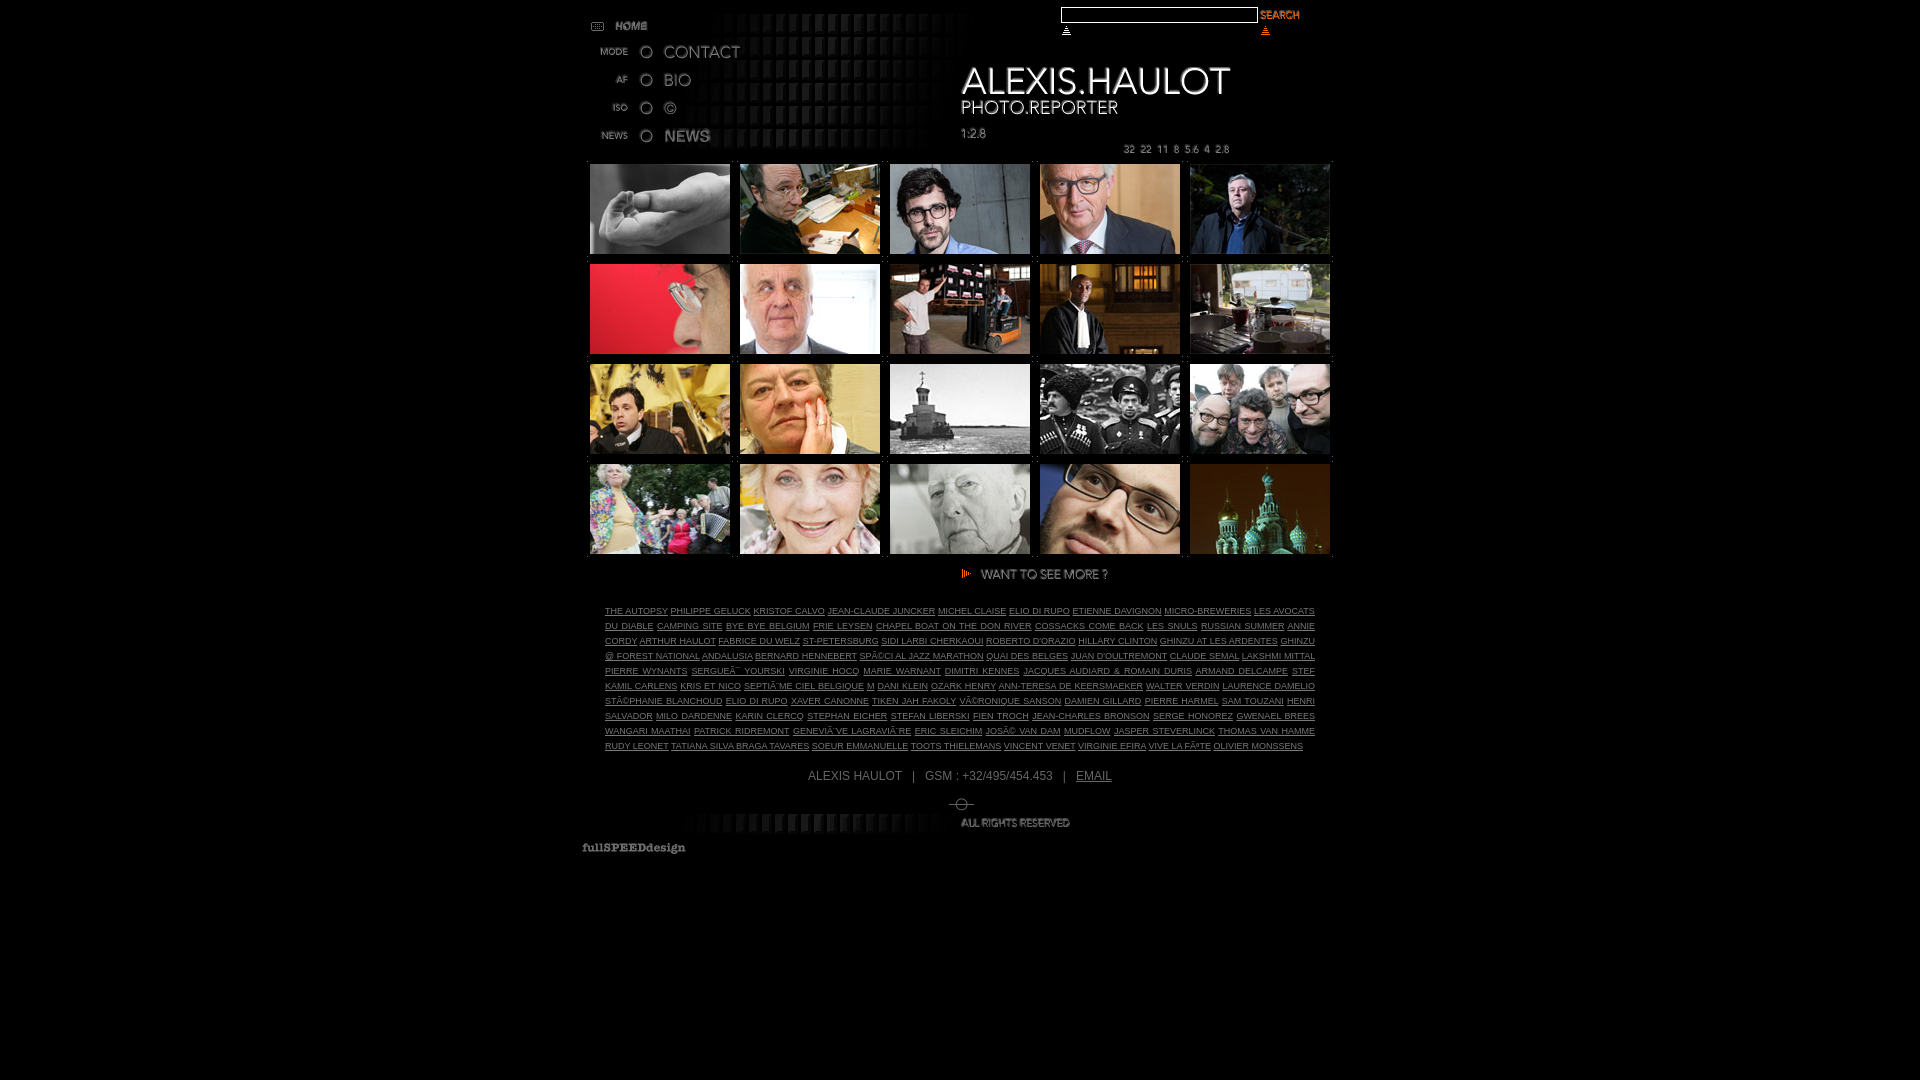 The width and height of the screenshot is (1920, 1080). What do you see at coordinates (1031, 640) in the screenshot?
I see `'ROBERTO D'ORAZIO'` at bounding box center [1031, 640].